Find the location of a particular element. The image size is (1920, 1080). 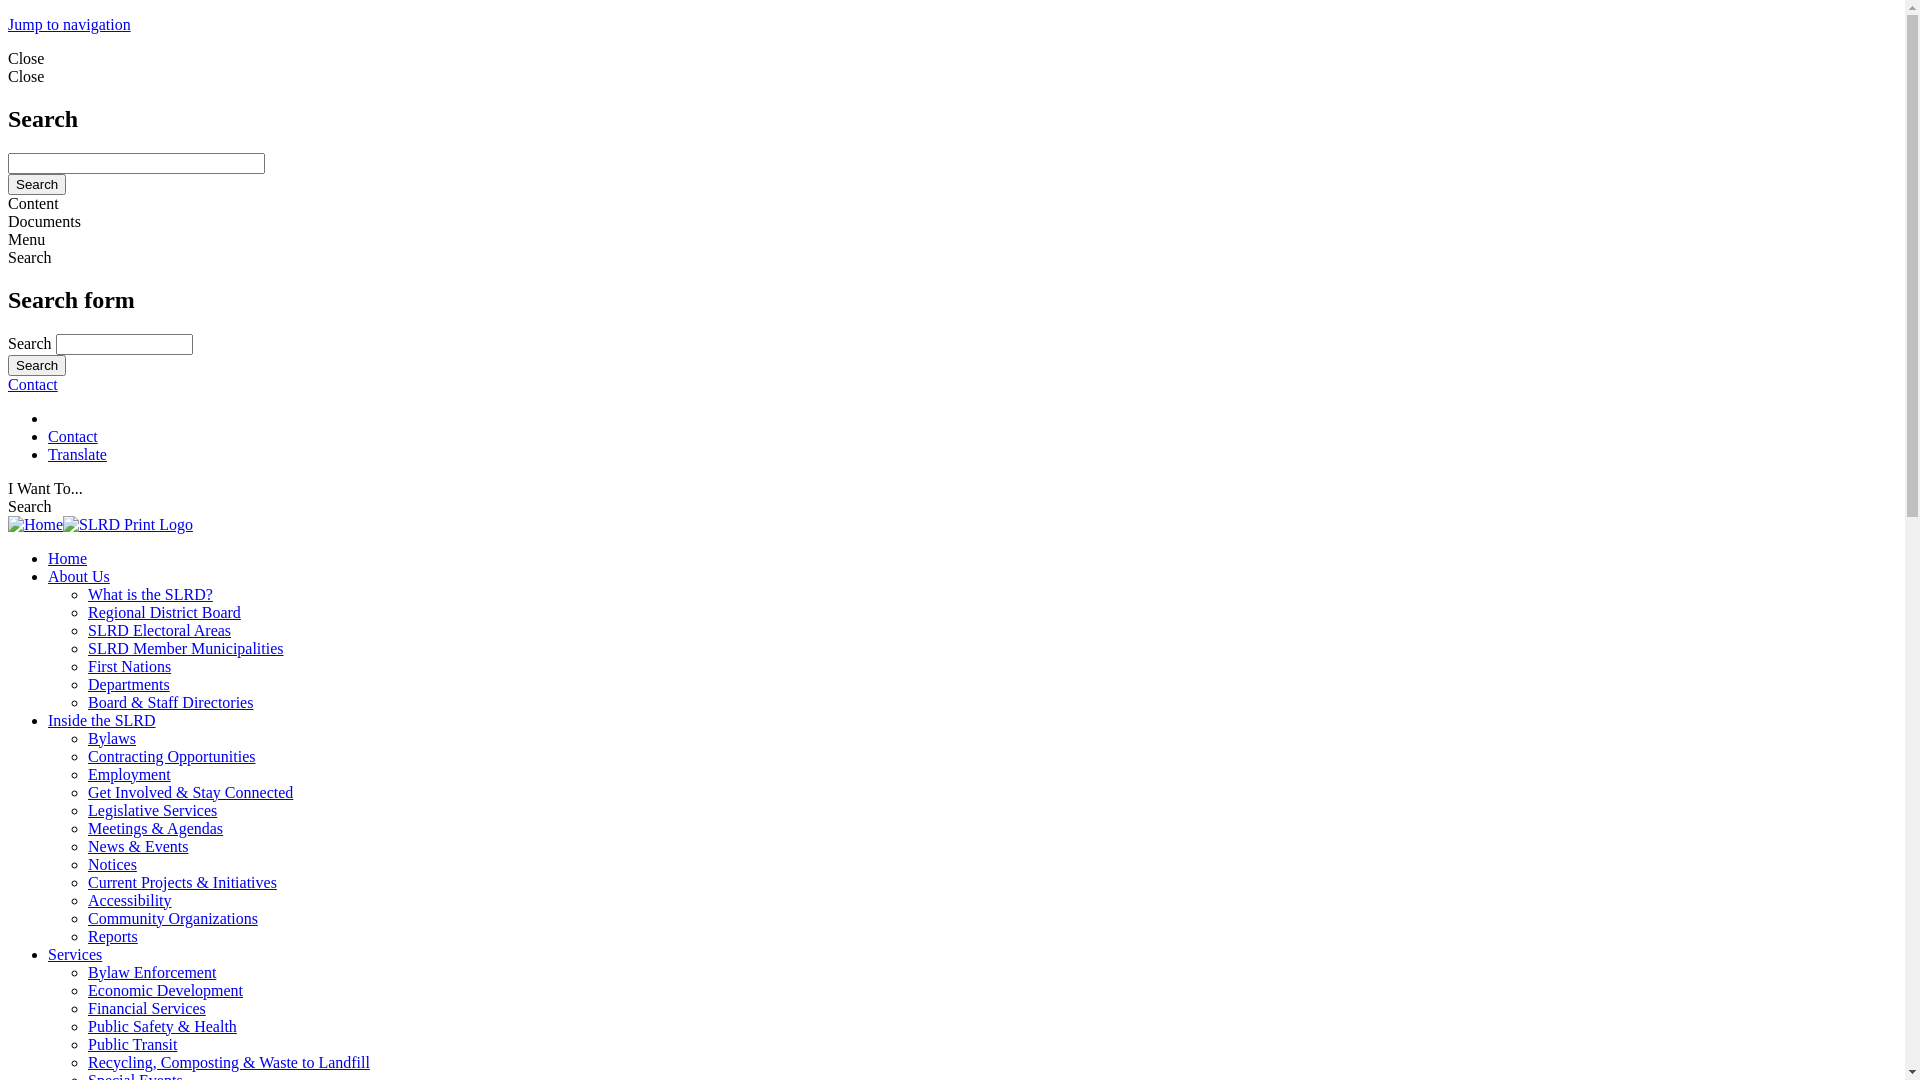

'SLRD Electoral Areas' is located at coordinates (158, 630).